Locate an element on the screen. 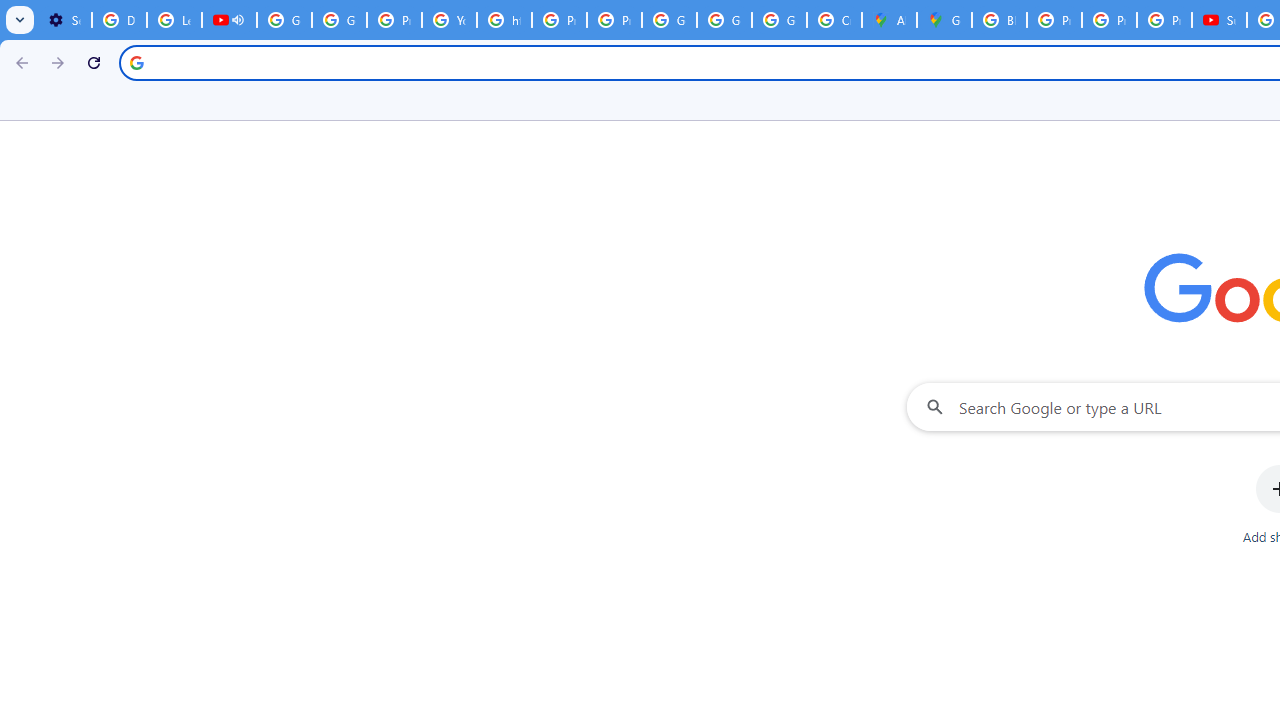 The width and height of the screenshot is (1280, 720). 'Privacy Help Center - Policies Help' is located at coordinates (1053, 20).